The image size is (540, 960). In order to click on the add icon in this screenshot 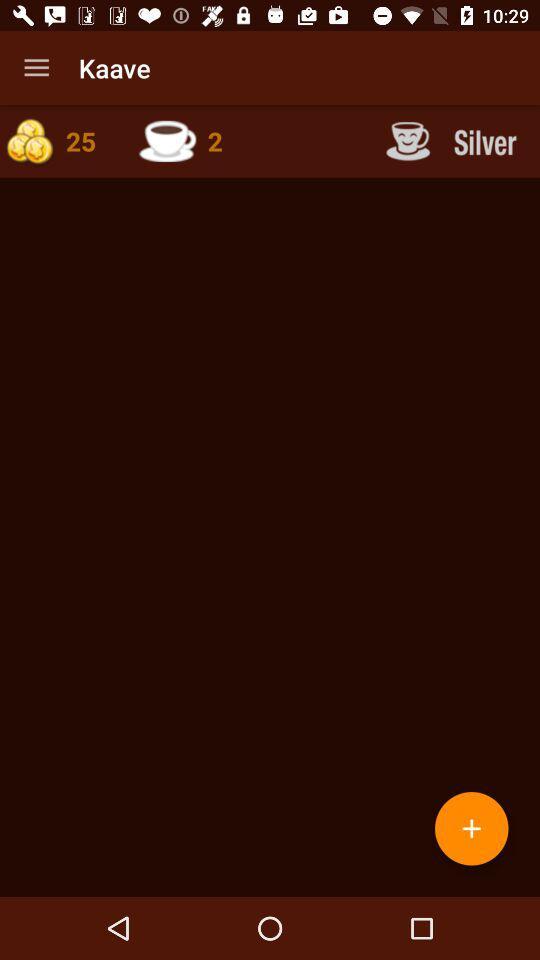, I will do `click(471, 828)`.